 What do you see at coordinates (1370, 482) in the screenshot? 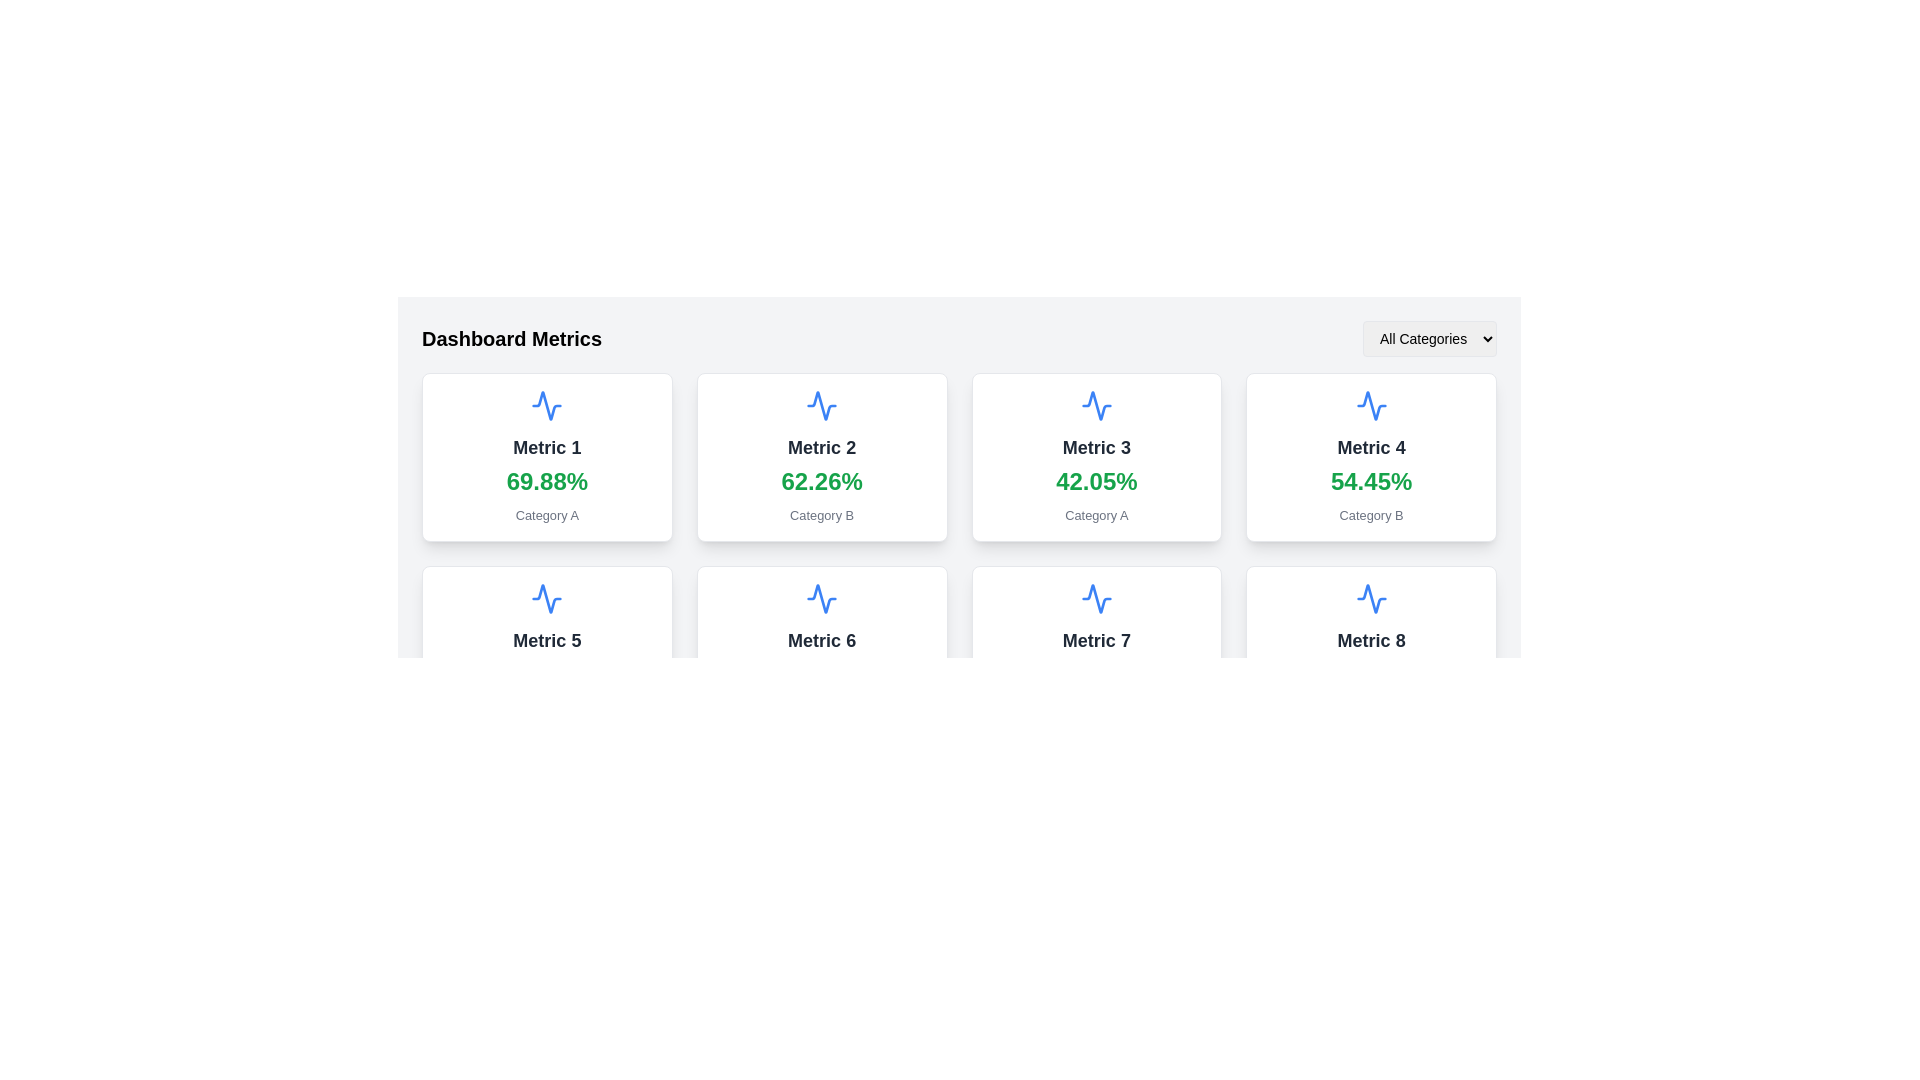
I see `percentage value '54.45%' displayed in a large, bold green font below the heading 'Metric 4' and above 'Category B' within the fourth card of a three-column grid layout` at bounding box center [1370, 482].